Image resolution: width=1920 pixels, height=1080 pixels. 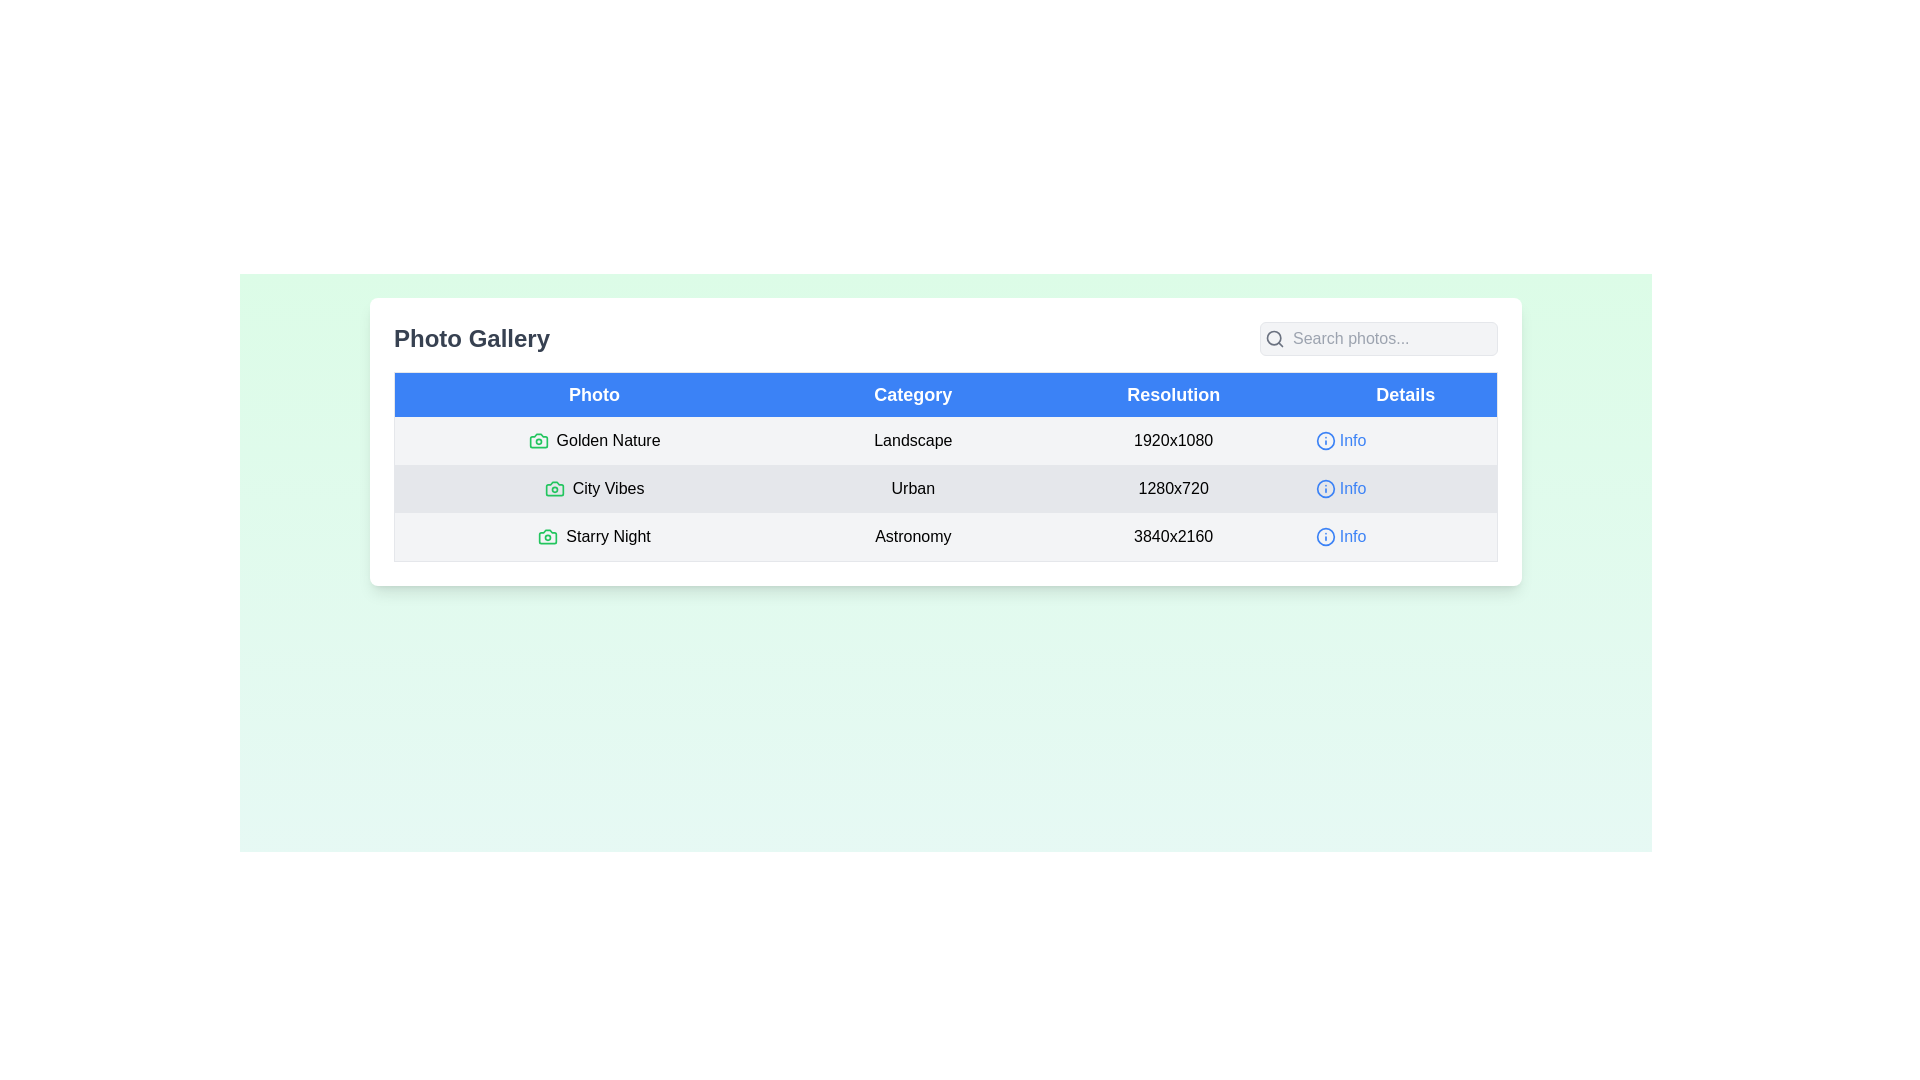 I want to click on the text label indicating the category of the 'Golden Nature' photo located in the second item of the 'Category' column in the table, so click(x=912, y=439).